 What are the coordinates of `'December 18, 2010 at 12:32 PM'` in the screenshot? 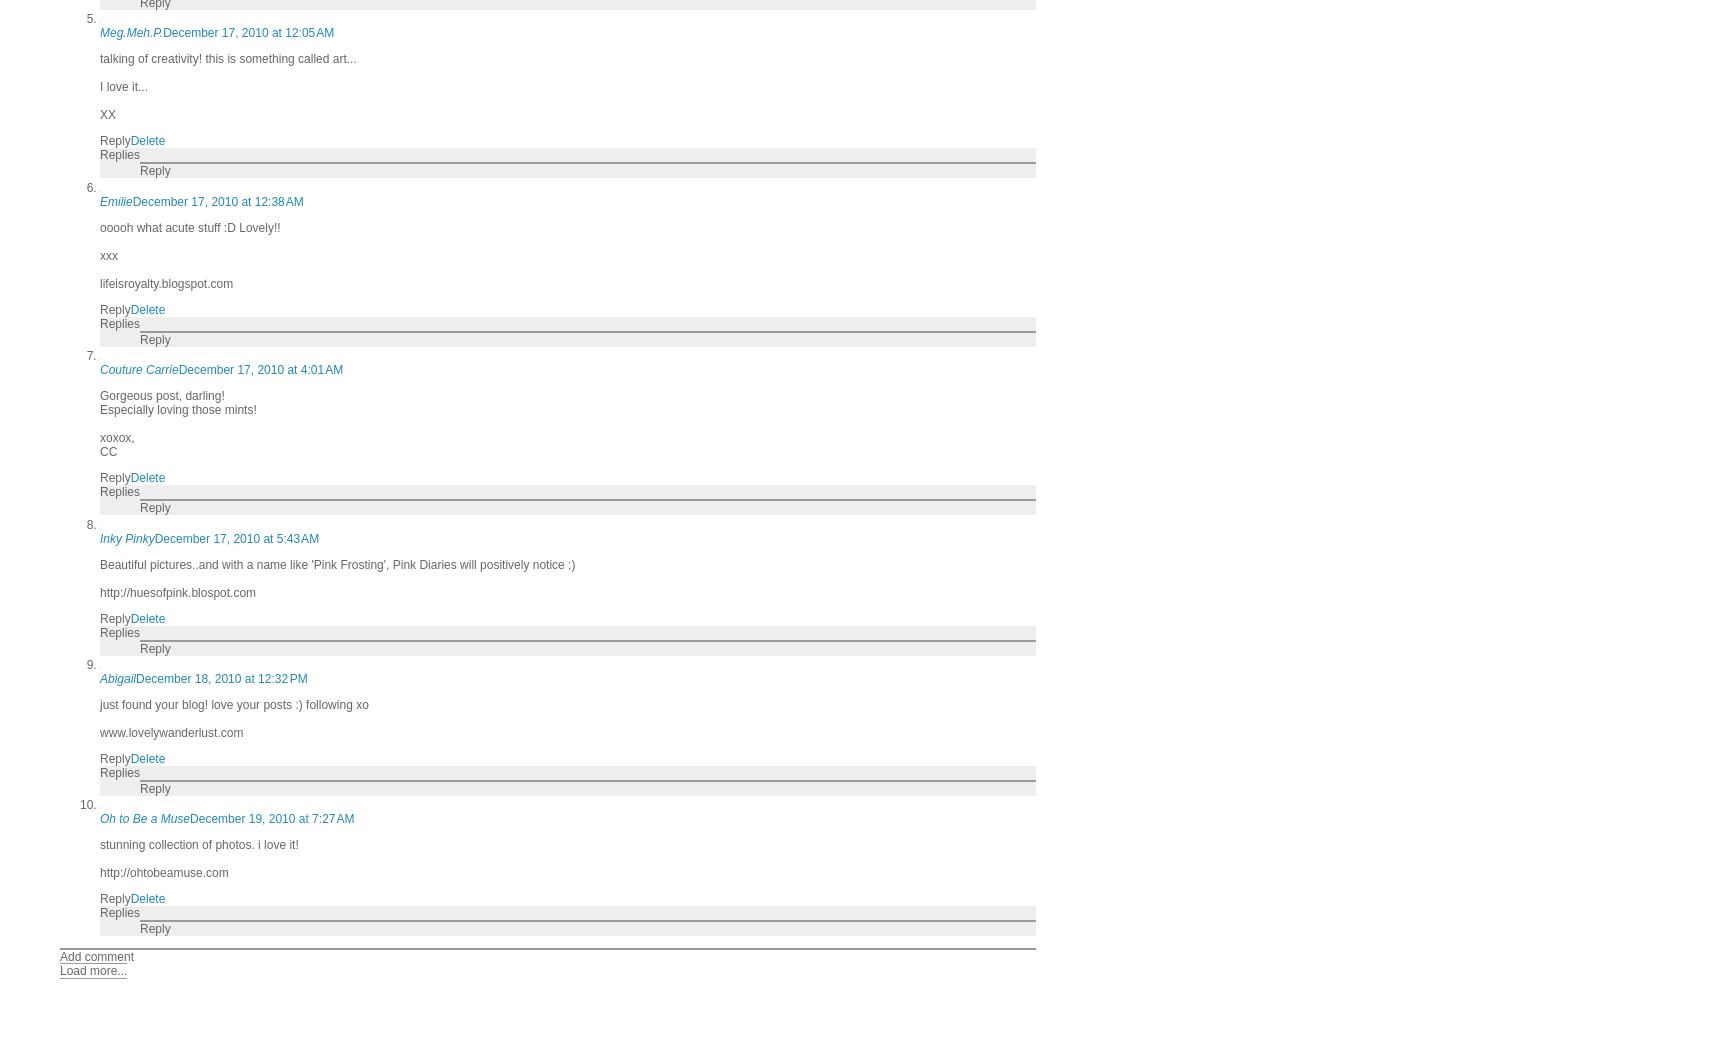 It's located at (221, 676).